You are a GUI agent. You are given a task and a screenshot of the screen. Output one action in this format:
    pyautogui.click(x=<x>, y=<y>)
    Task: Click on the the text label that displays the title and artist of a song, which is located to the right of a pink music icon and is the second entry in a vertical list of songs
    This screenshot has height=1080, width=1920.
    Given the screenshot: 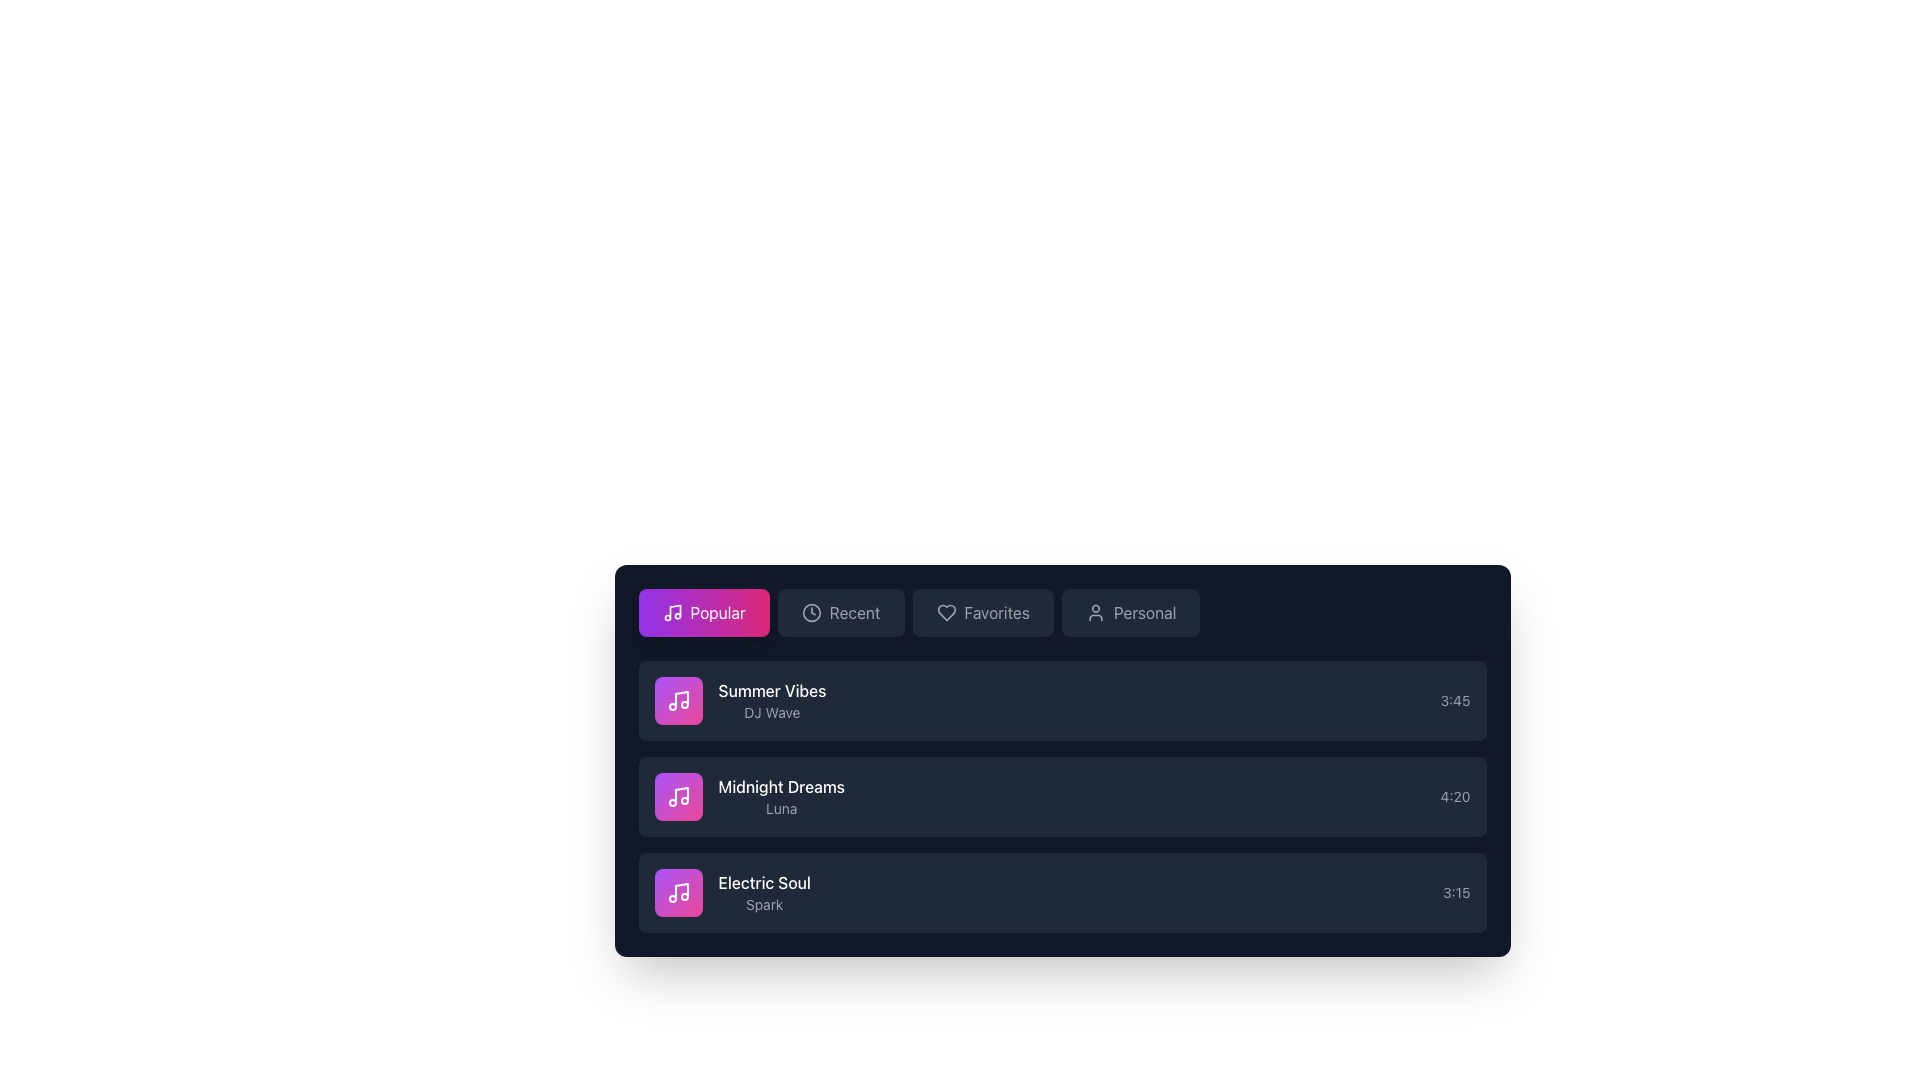 What is the action you would take?
    pyautogui.click(x=780, y=796)
    